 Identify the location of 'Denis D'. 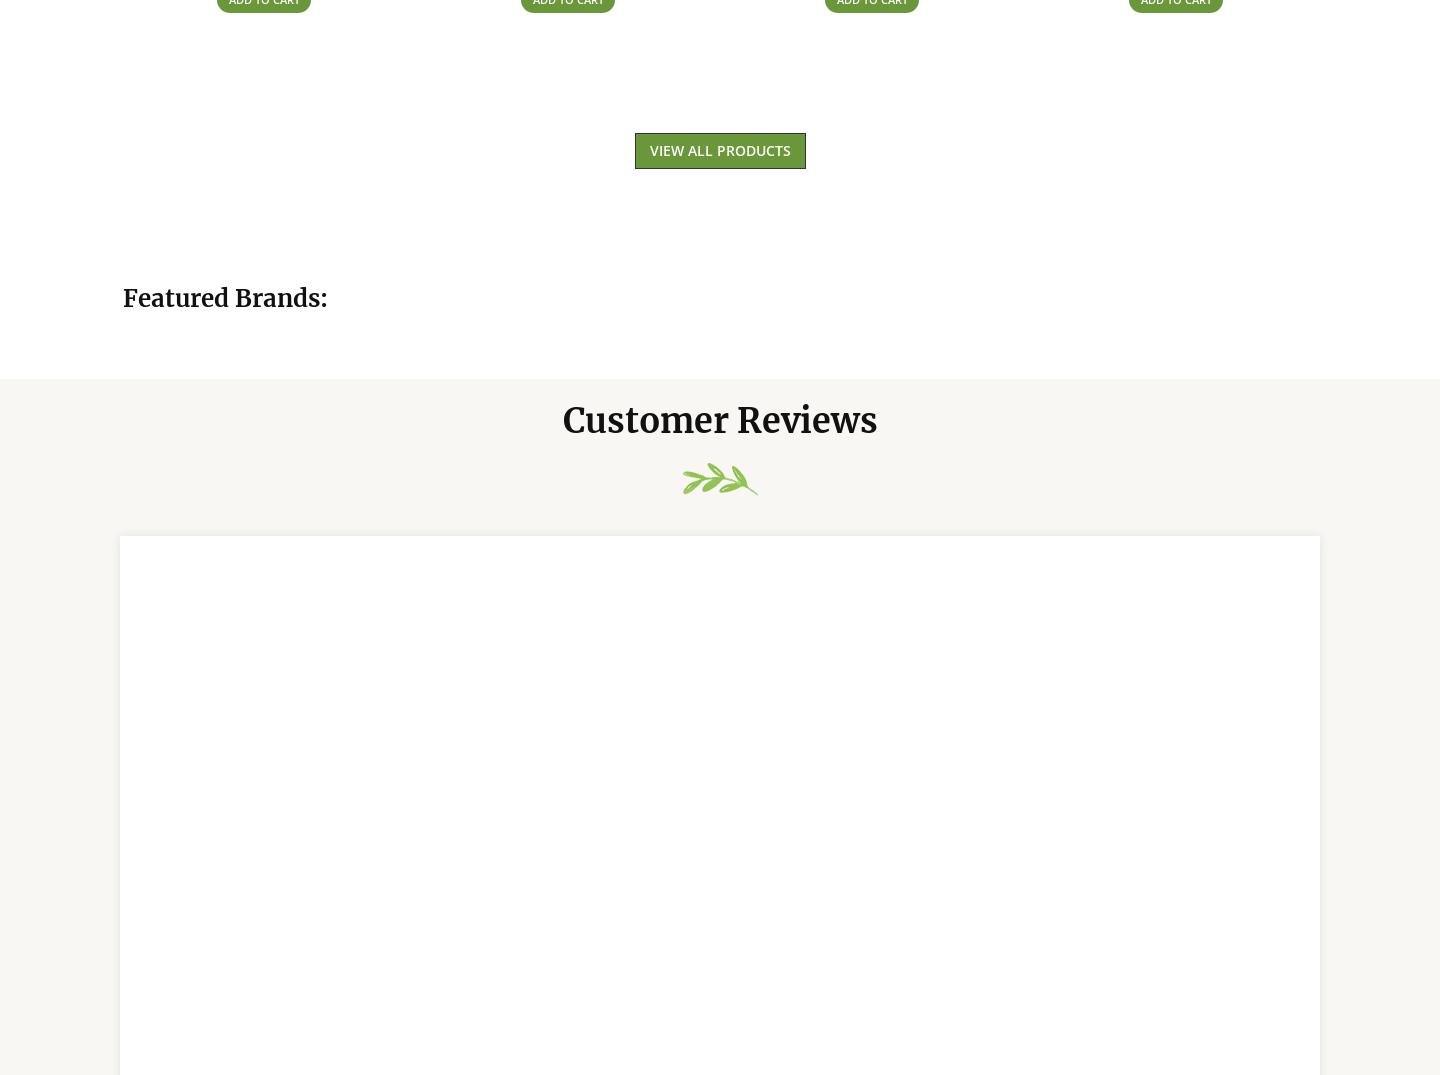
(189, 1043).